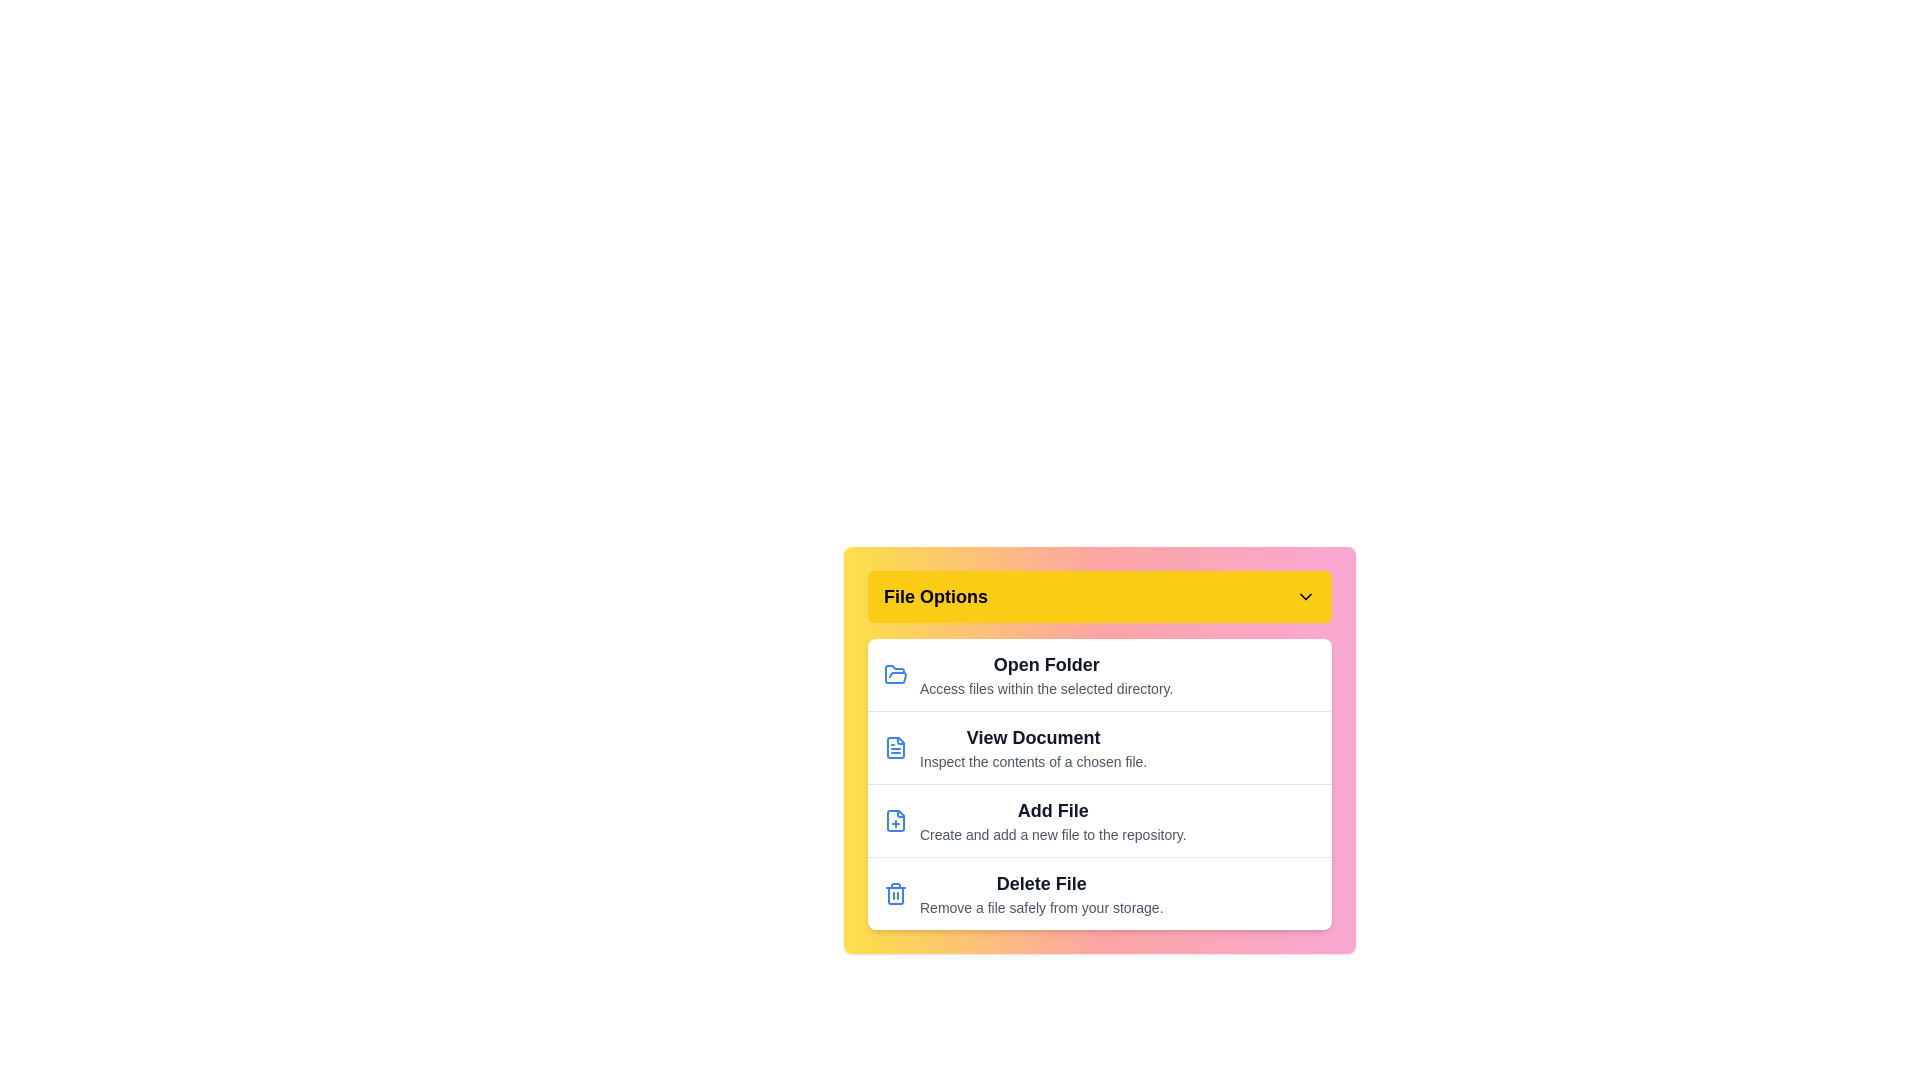  What do you see at coordinates (895, 894) in the screenshot?
I see `the middle segment of the trash can icon, which symbolizes the 'Delete File' action in the interface` at bounding box center [895, 894].